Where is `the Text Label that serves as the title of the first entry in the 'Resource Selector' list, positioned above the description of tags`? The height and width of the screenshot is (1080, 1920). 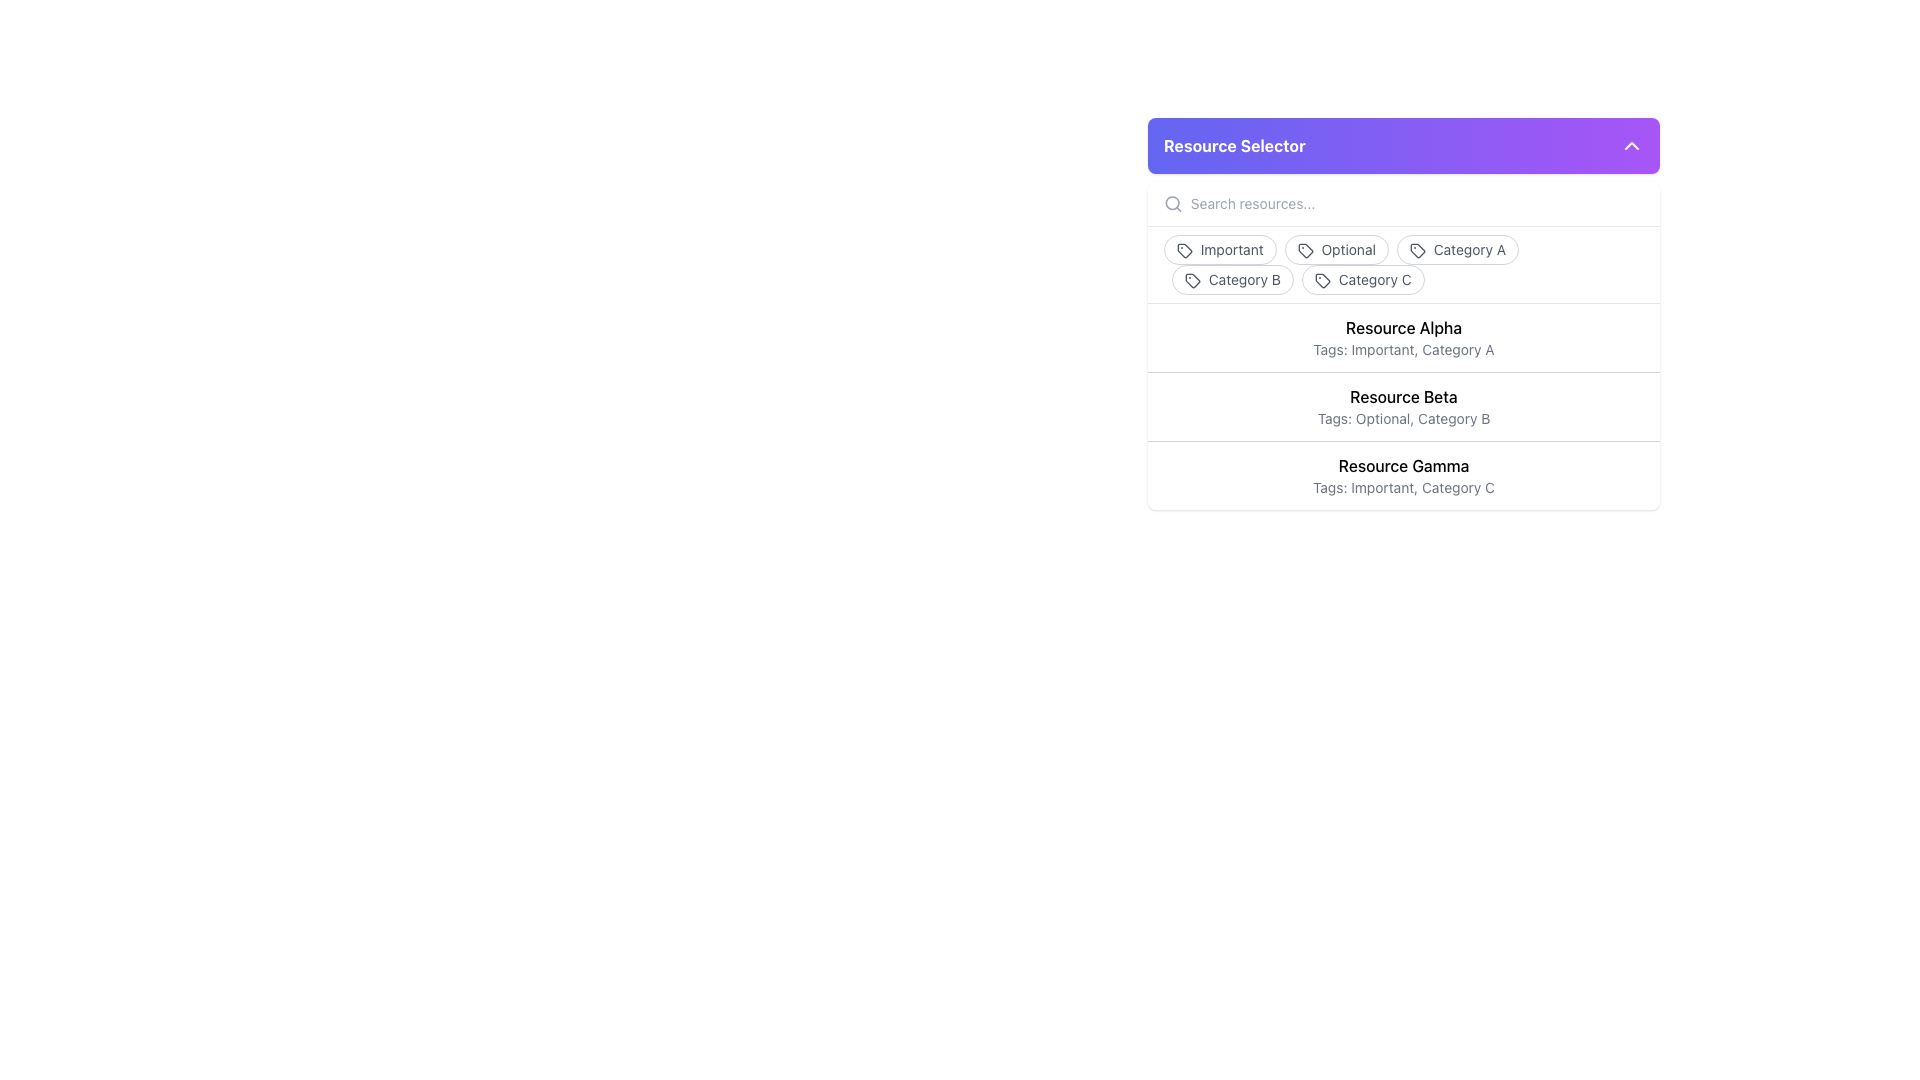
the Text Label that serves as the title of the first entry in the 'Resource Selector' list, positioned above the description of tags is located at coordinates (1402, 326).